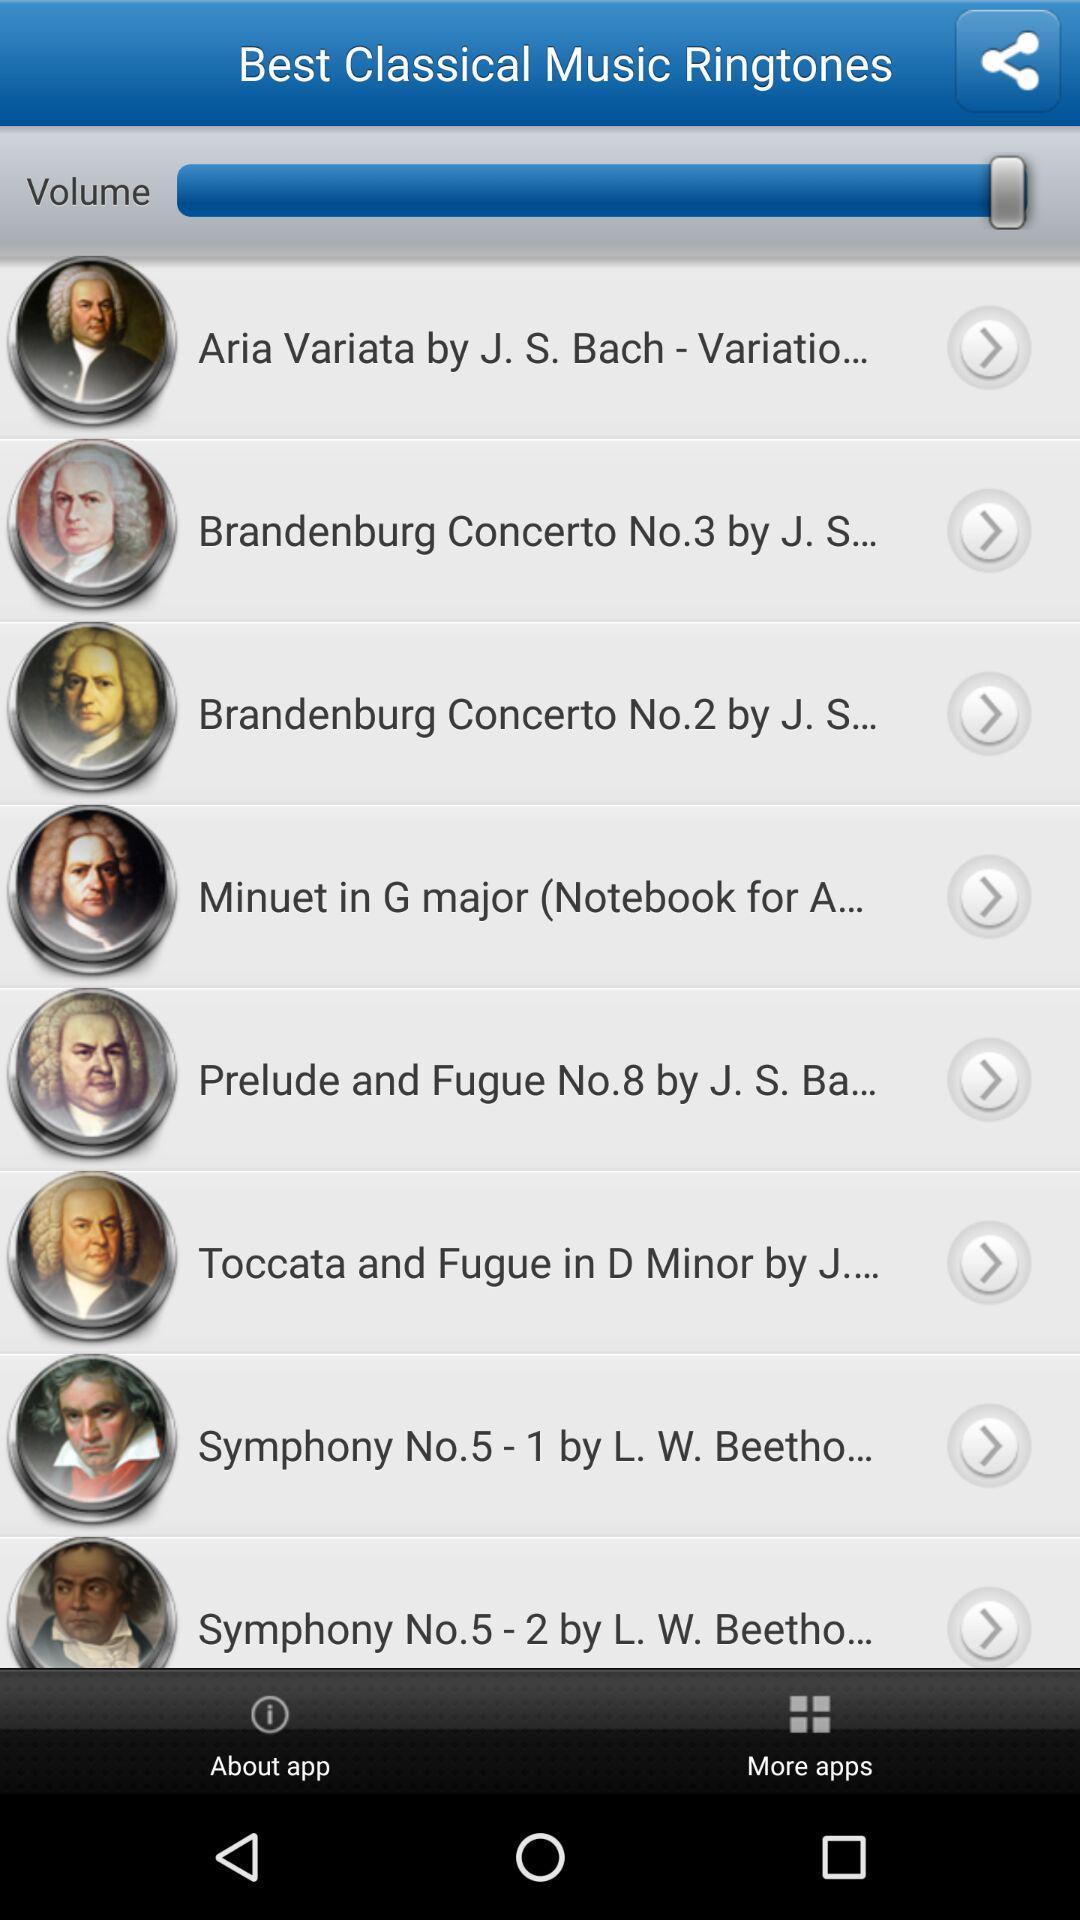 Image resolution: width=1080 pixels, height=1920 pixels. What do you see at coordinates (987, 346) in the screenshot?
I see `the ringtone` at bounding box center [987, 346].